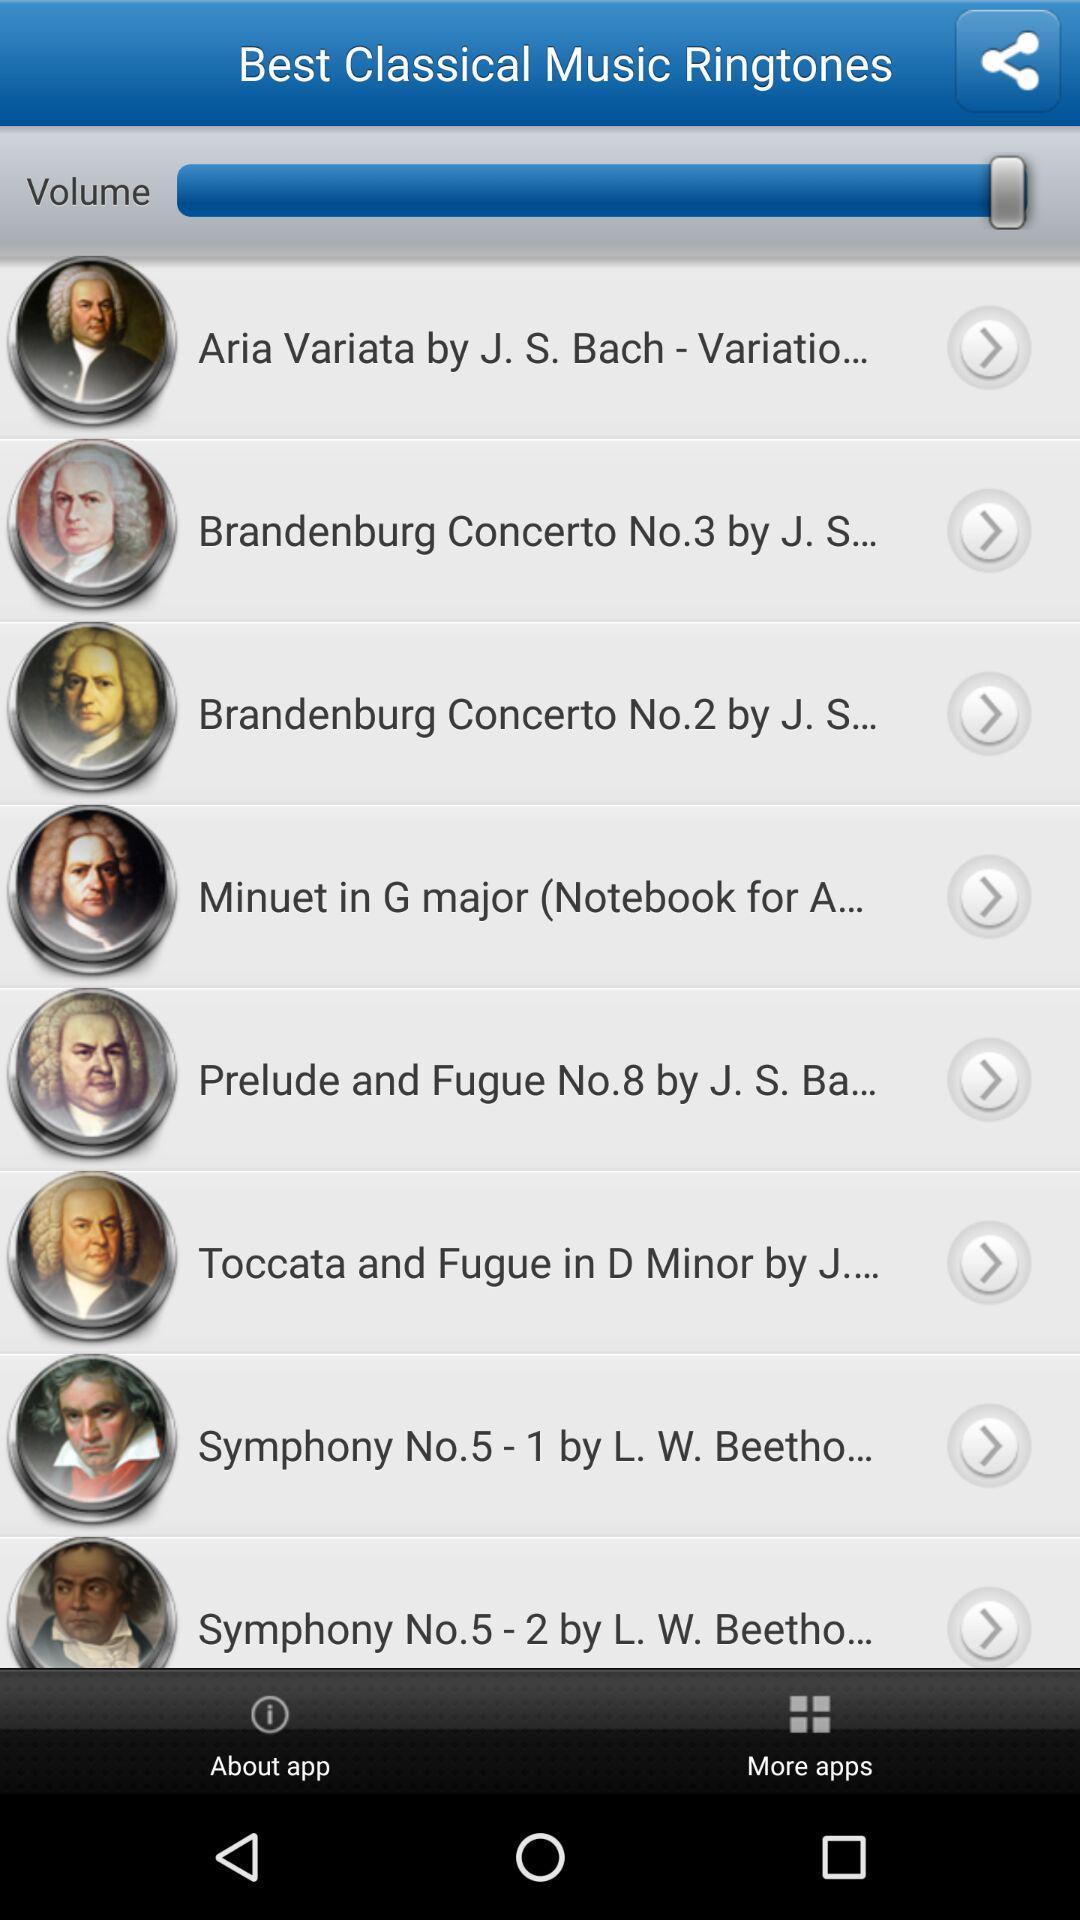 Image resolution: width=1080 pixels, height=1920 pixels. What do you see at coordinates (987, 346) in the screenshot?
I see `the ringtone` at bounding box center [987, 346].